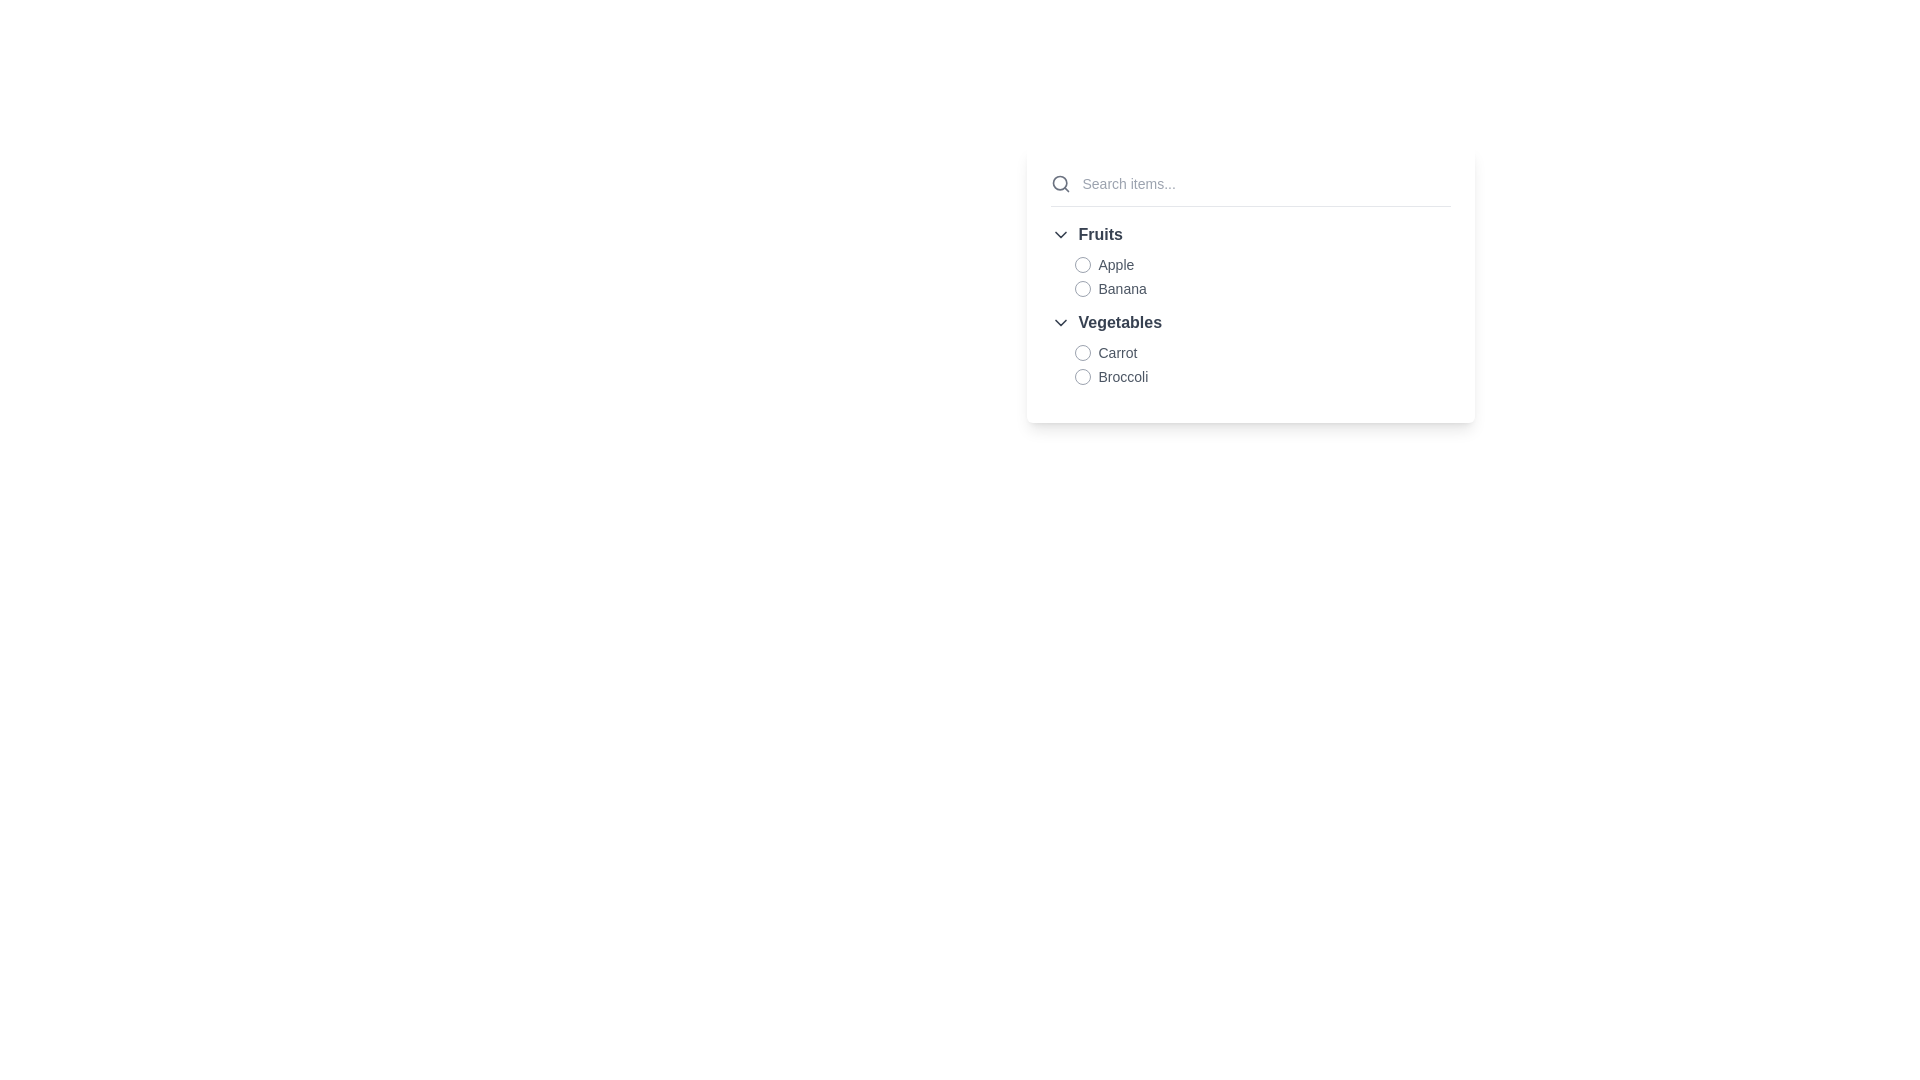 This screenshot has width=1920, height=1080. I want to click on the text label displaying 'Broccoli' in gray color, located to the right of a radio button under the 'Vegetables' section, so click(1123, 377).